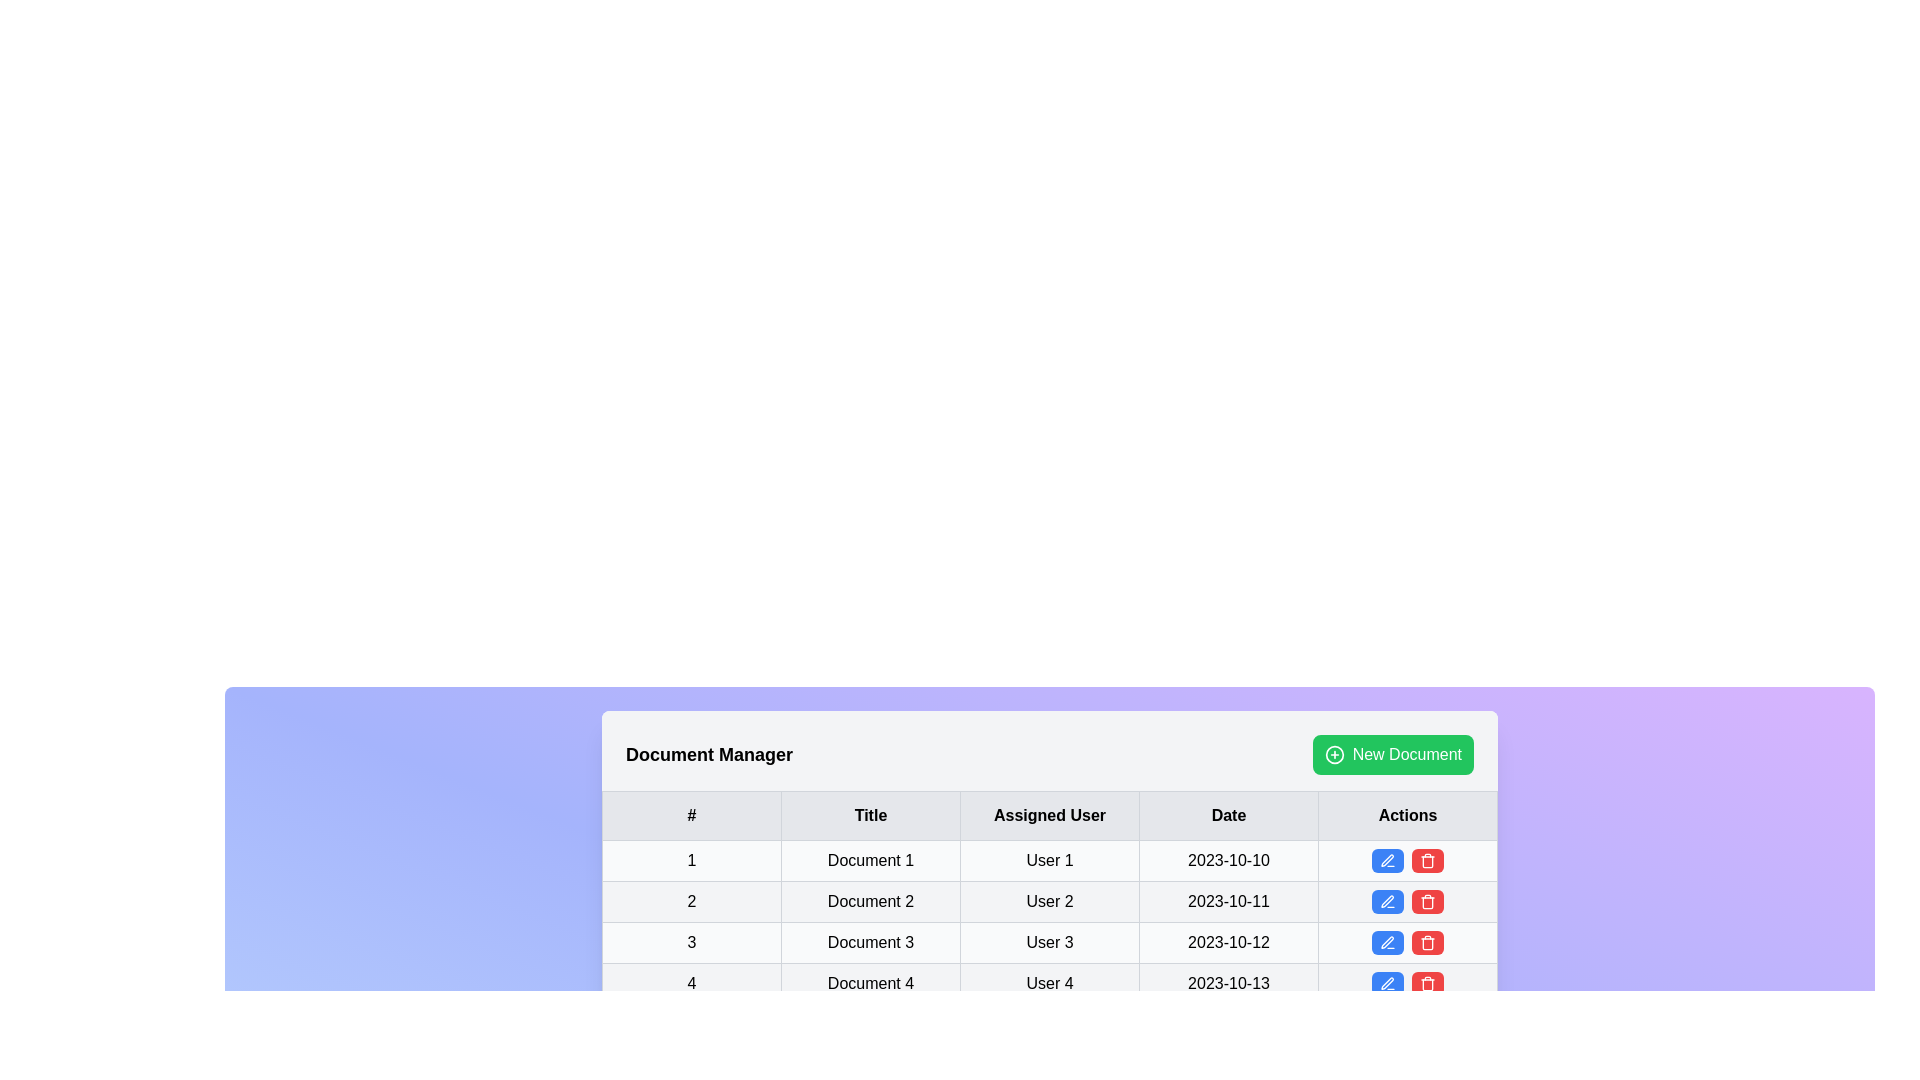 This screenshot has height=1080, width=1920. I want to click on the table cell that indicates the date associated with the record in row '3' of the fourth column, so click(1227, 942).